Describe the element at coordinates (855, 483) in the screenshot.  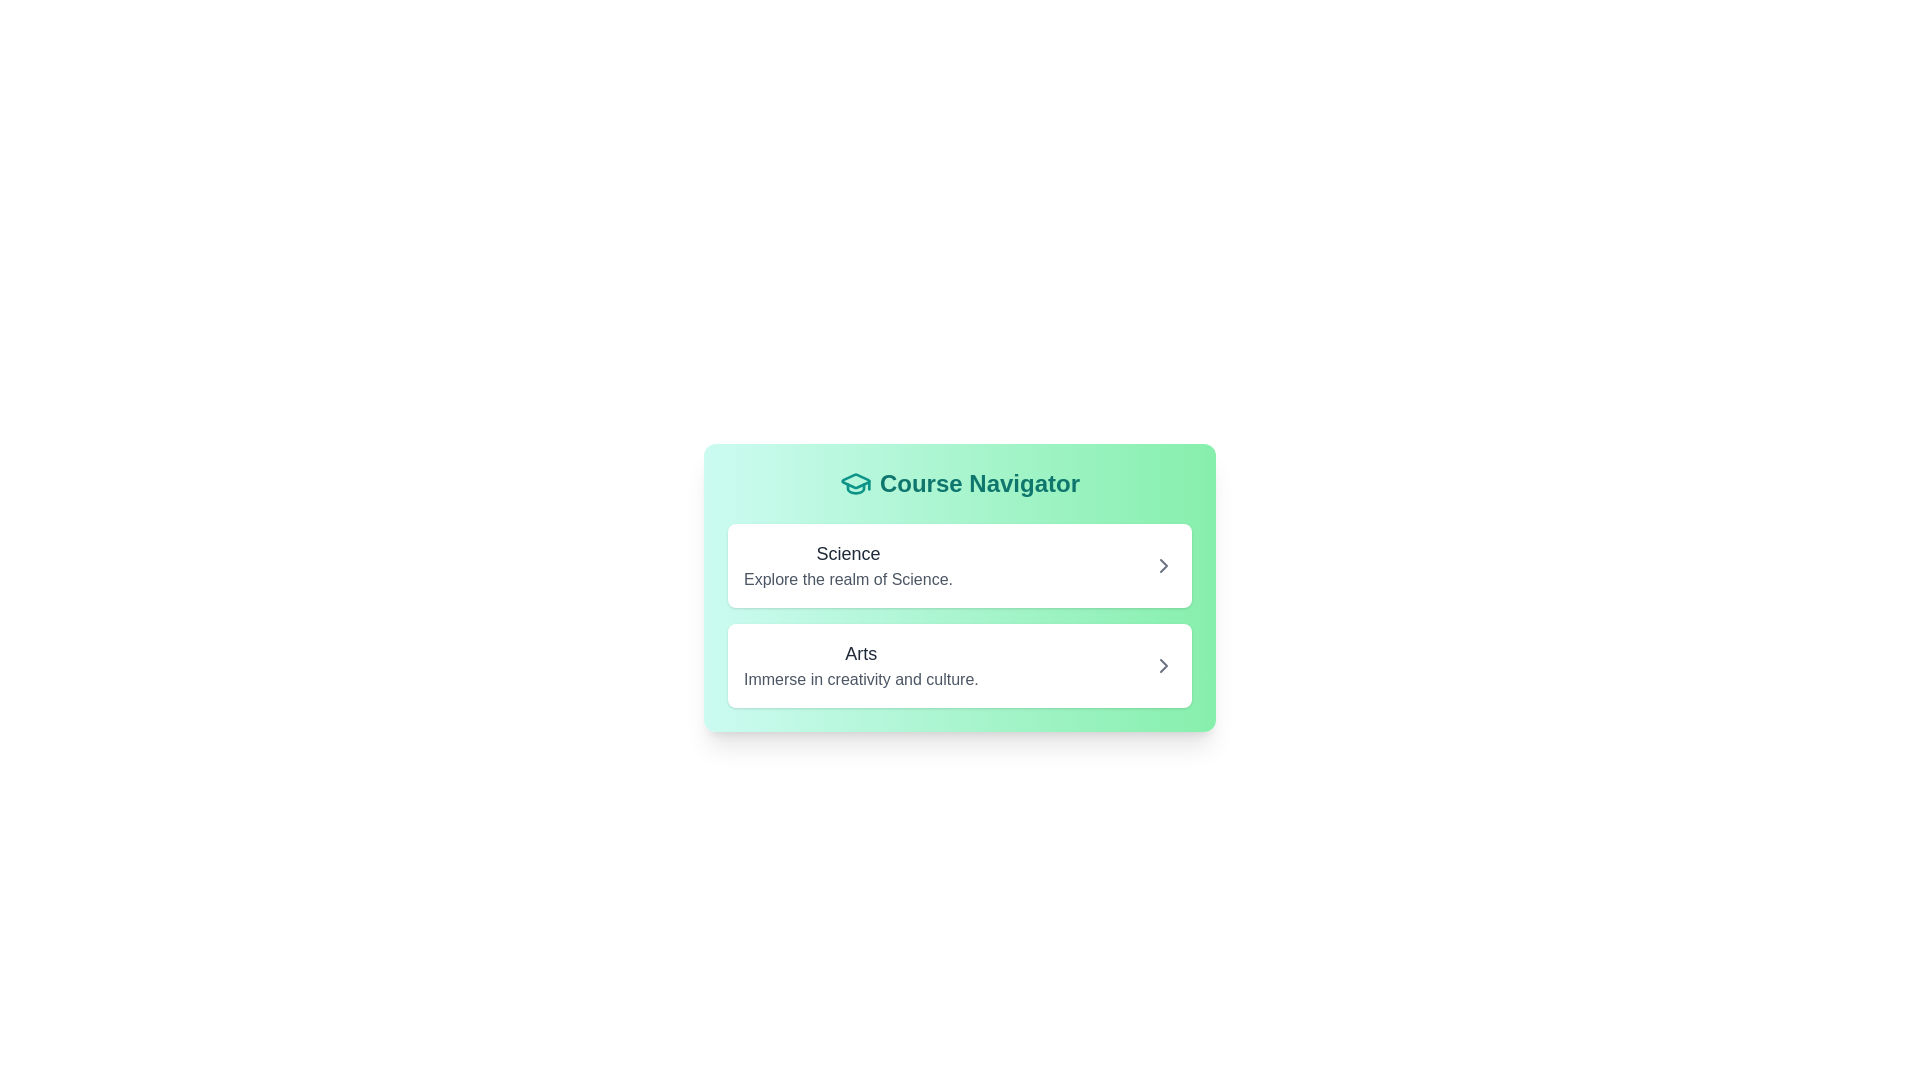
I see `the education-themed icon located at the top center of the 'Course Navigator' card-like interface` at that location.